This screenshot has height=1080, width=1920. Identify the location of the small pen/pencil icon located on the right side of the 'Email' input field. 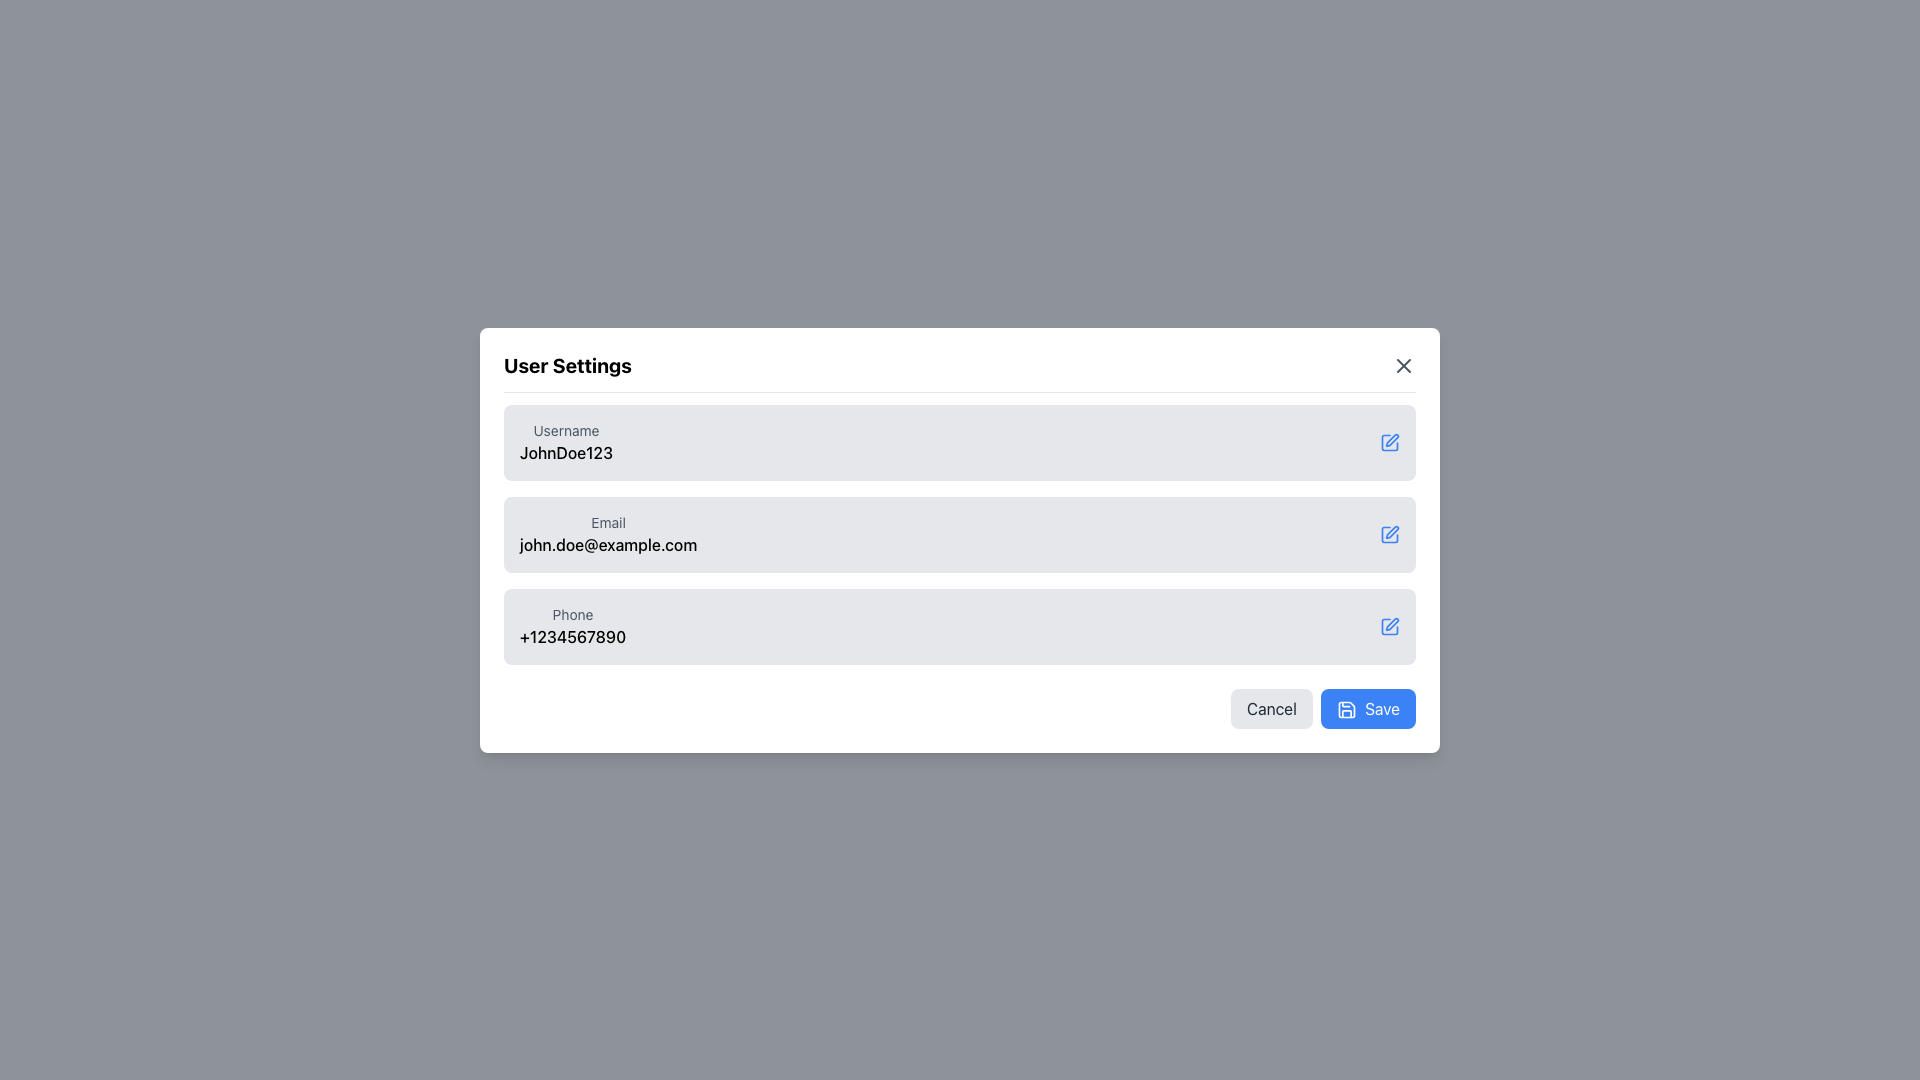
(1391, 531).